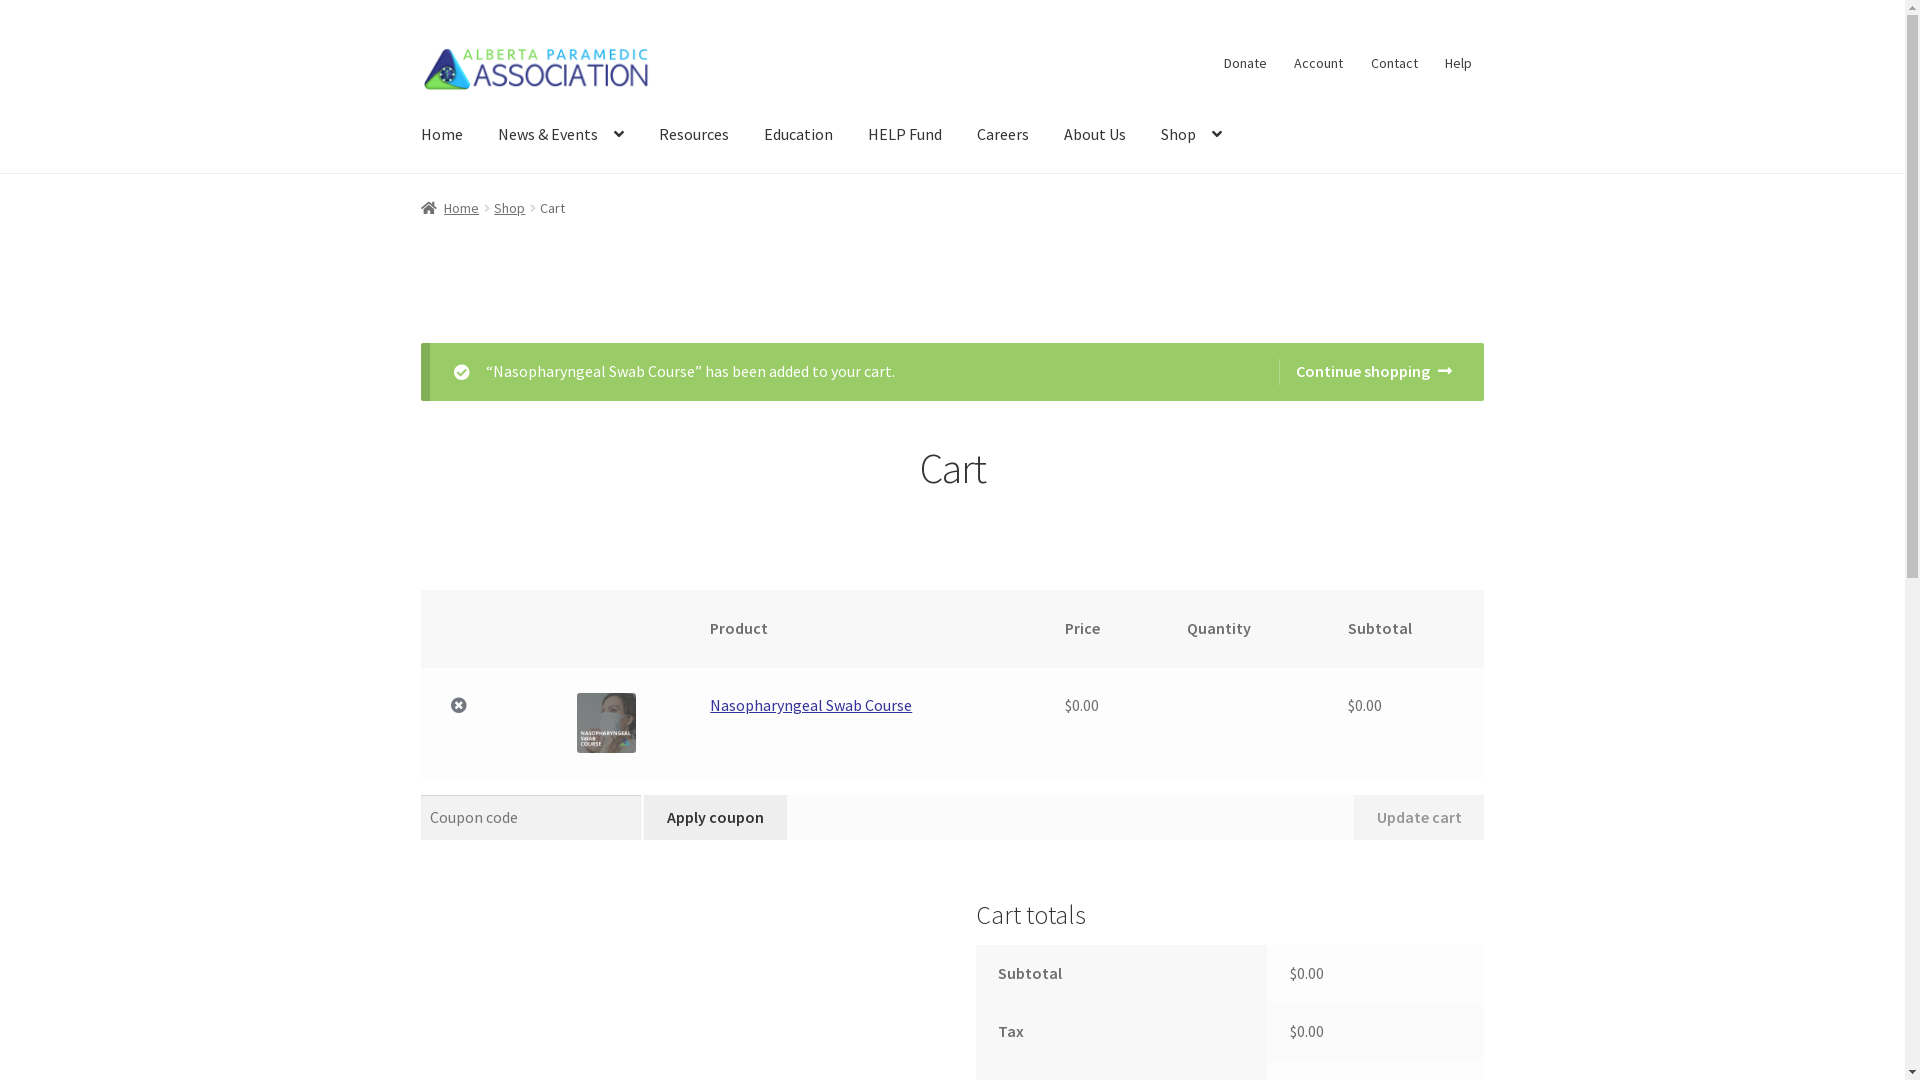 The height and width of the screenshot is (1080, 1920). Describe the element at coordinates (1093, 135) in the screenshot. I see `'About Us'` at that location.